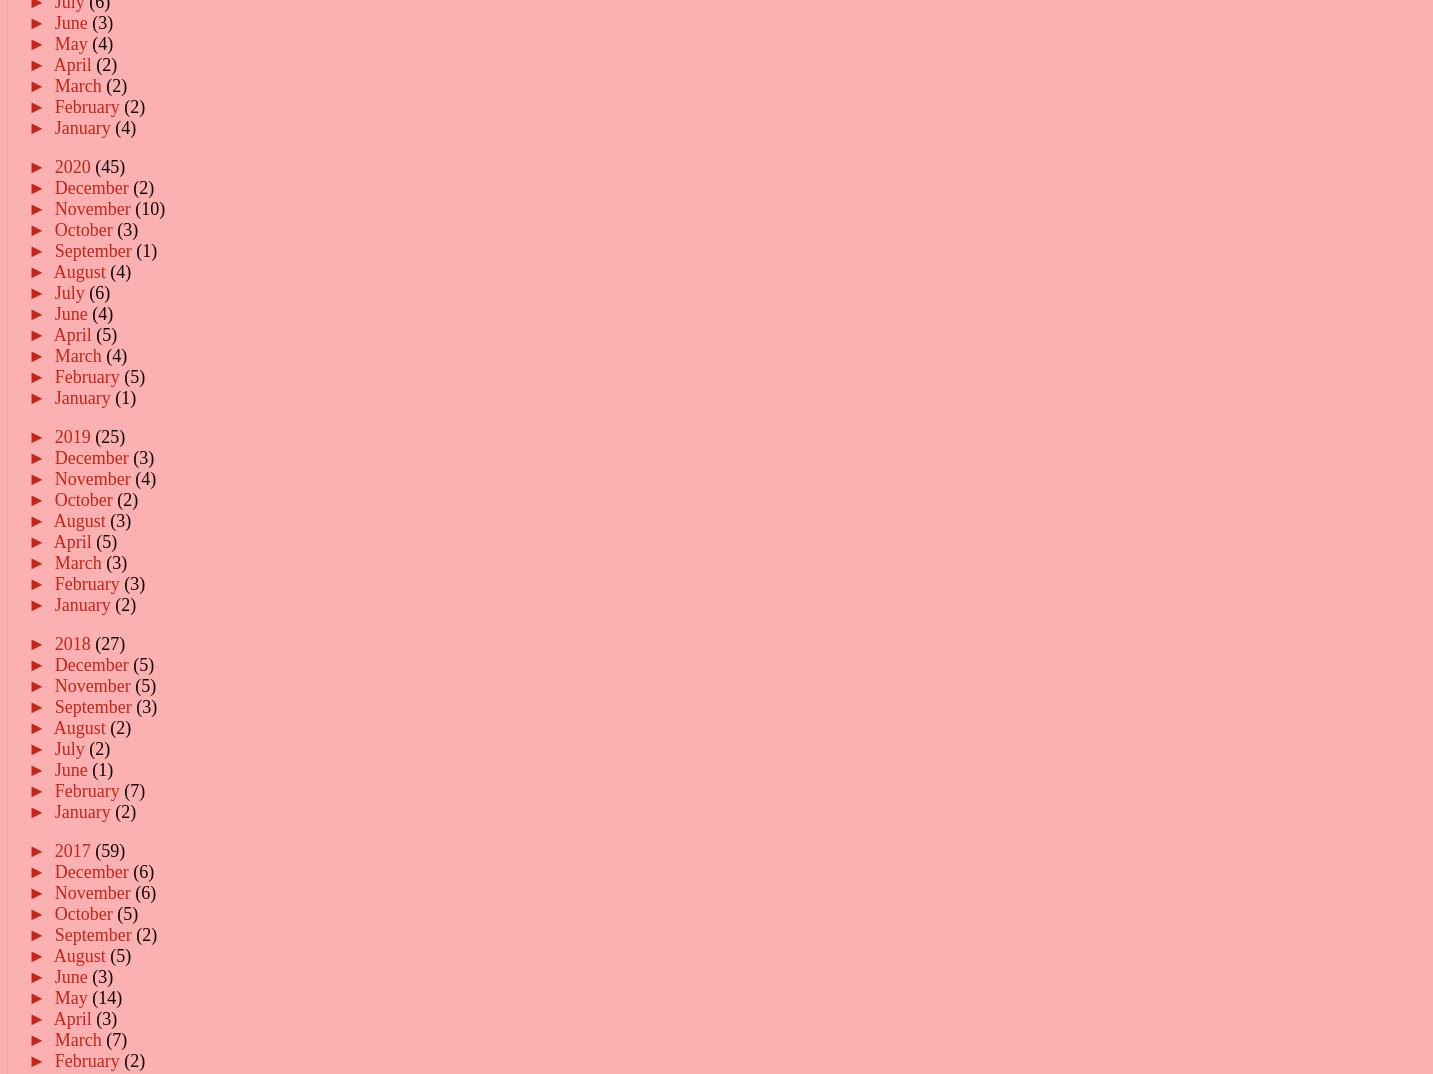 The width and height of the screenshot is (1433, 1074). Describe the element at coordinates (106, 995) in the screenshot. I see `'(14)'` at that location.